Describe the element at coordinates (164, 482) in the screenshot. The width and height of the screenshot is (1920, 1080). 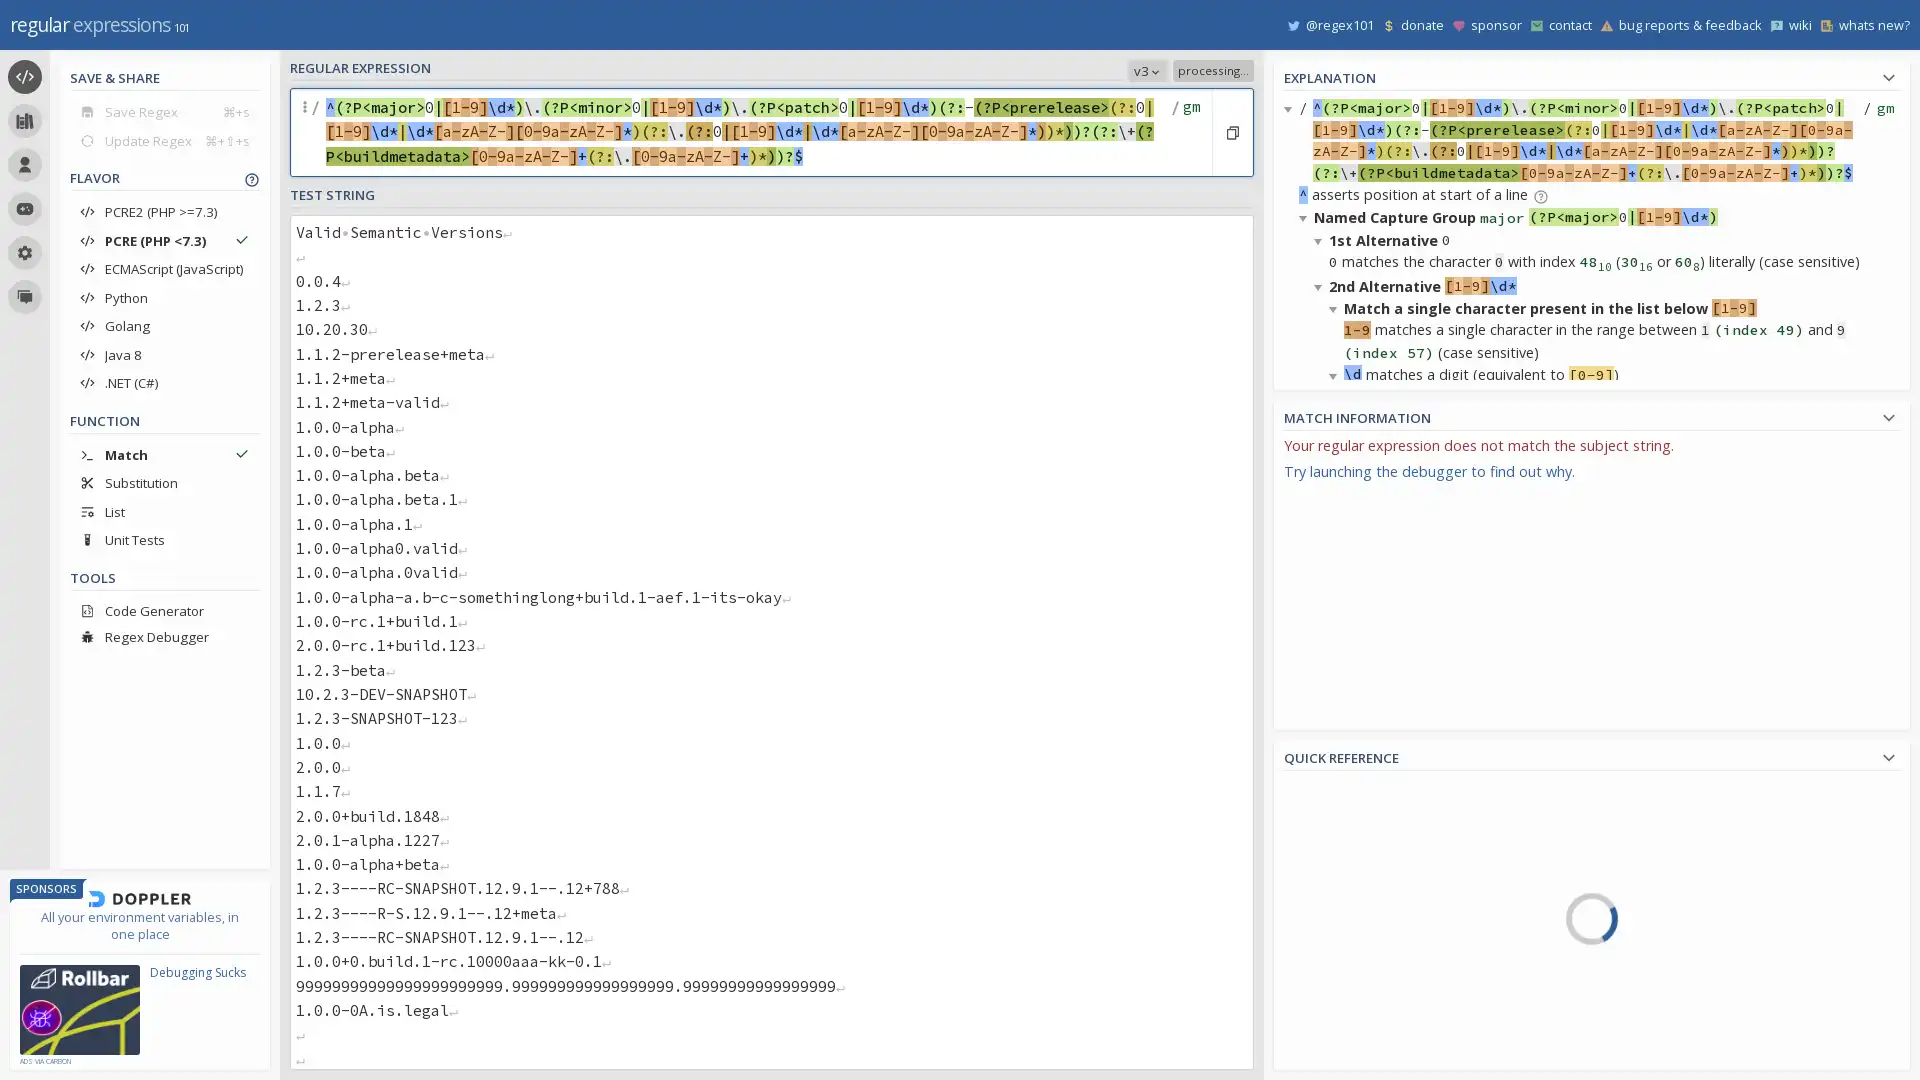
I see `Substitution` at that location.